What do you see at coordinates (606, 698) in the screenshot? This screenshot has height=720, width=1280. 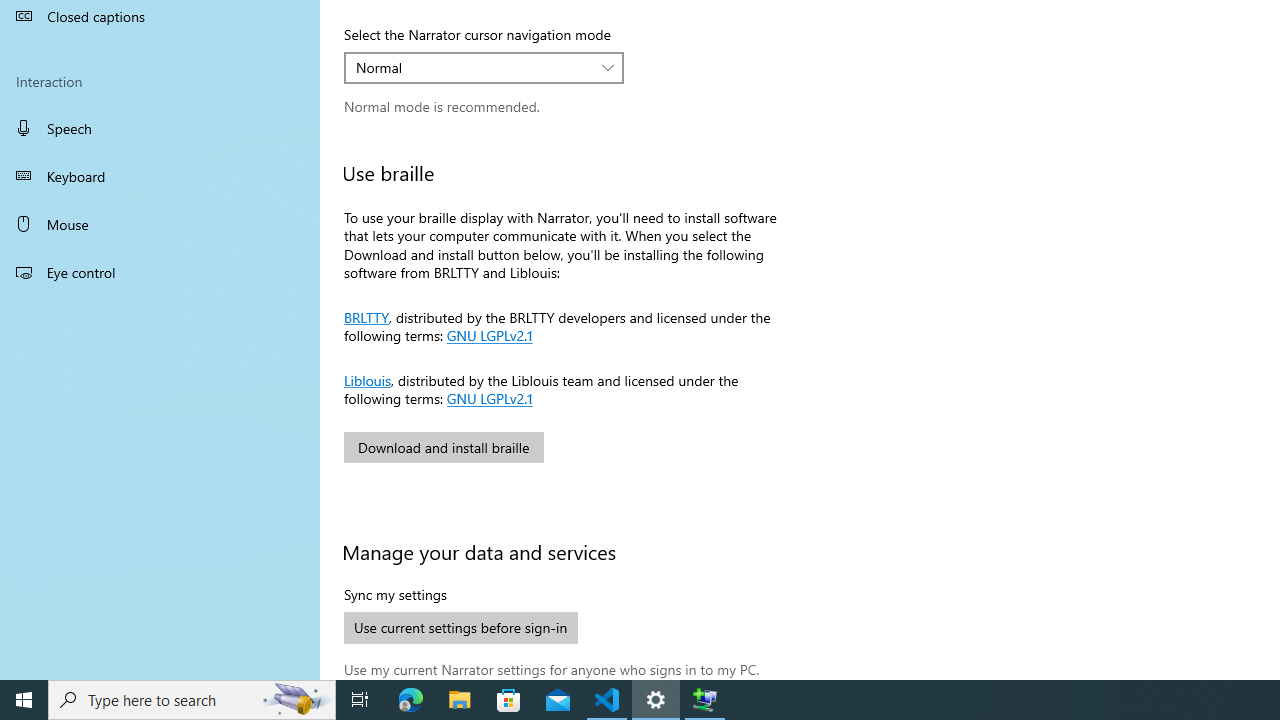 I see `'Visual Studio Code - 1 running window'` at bounding box center [606, 698].